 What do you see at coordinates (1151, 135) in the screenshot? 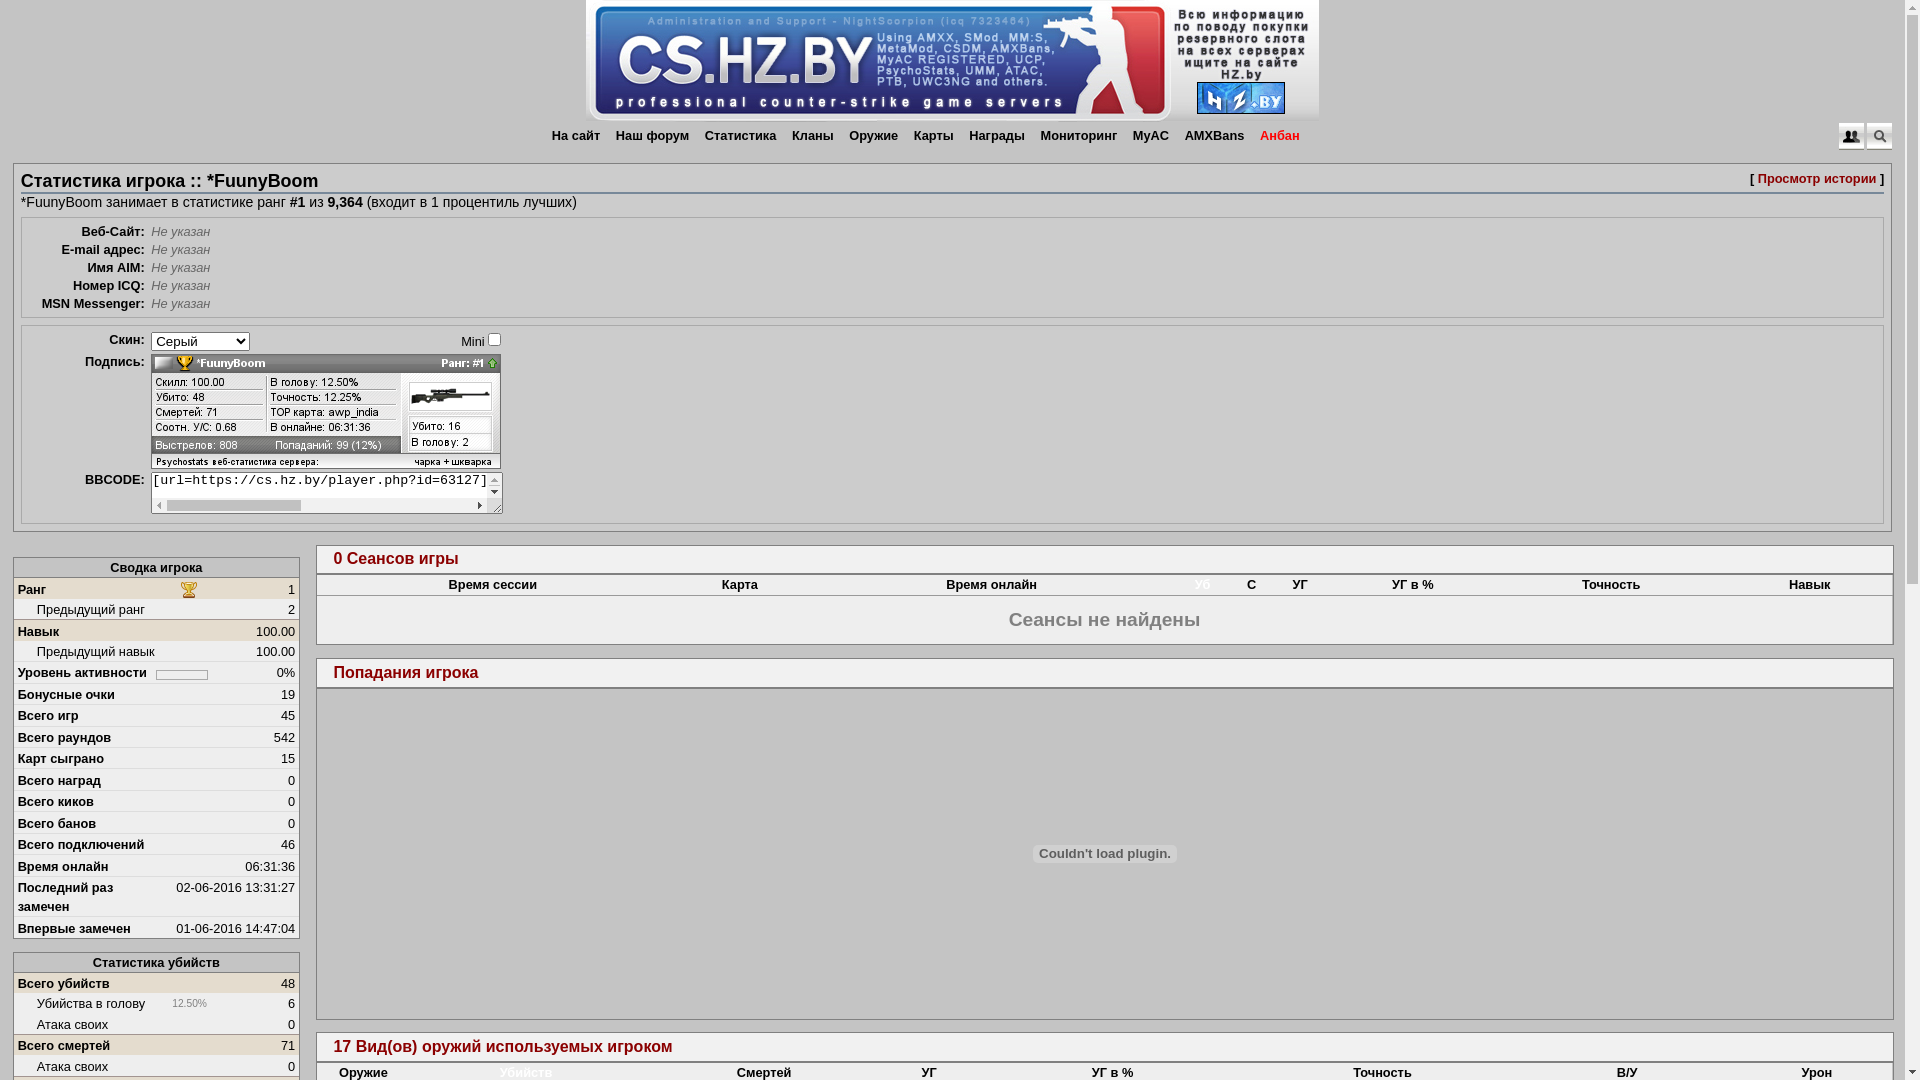
I see `'MyAC'` at bounding box center [1151, 135].